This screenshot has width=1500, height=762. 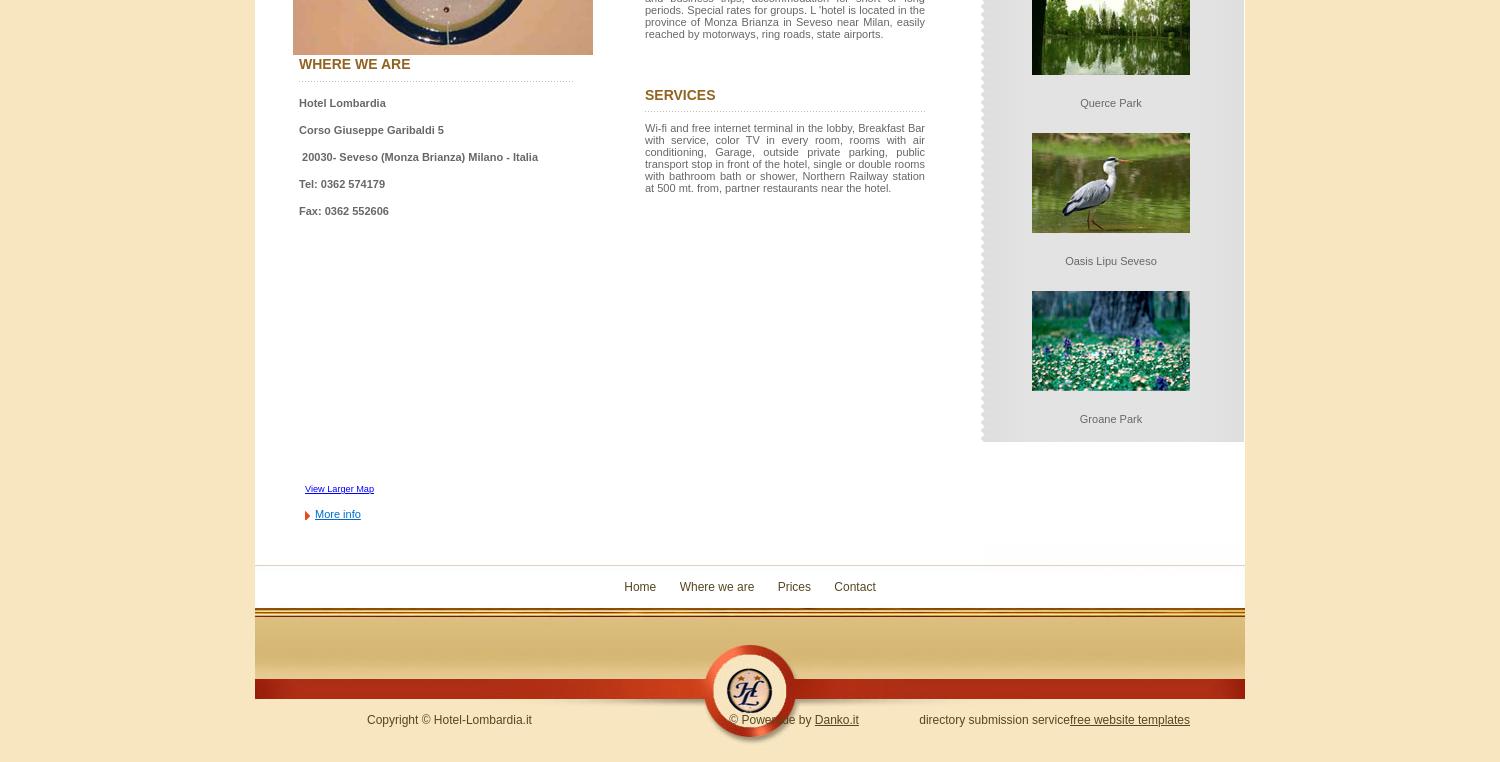 I want to click on 'where we are', so click(x=298, y=64).